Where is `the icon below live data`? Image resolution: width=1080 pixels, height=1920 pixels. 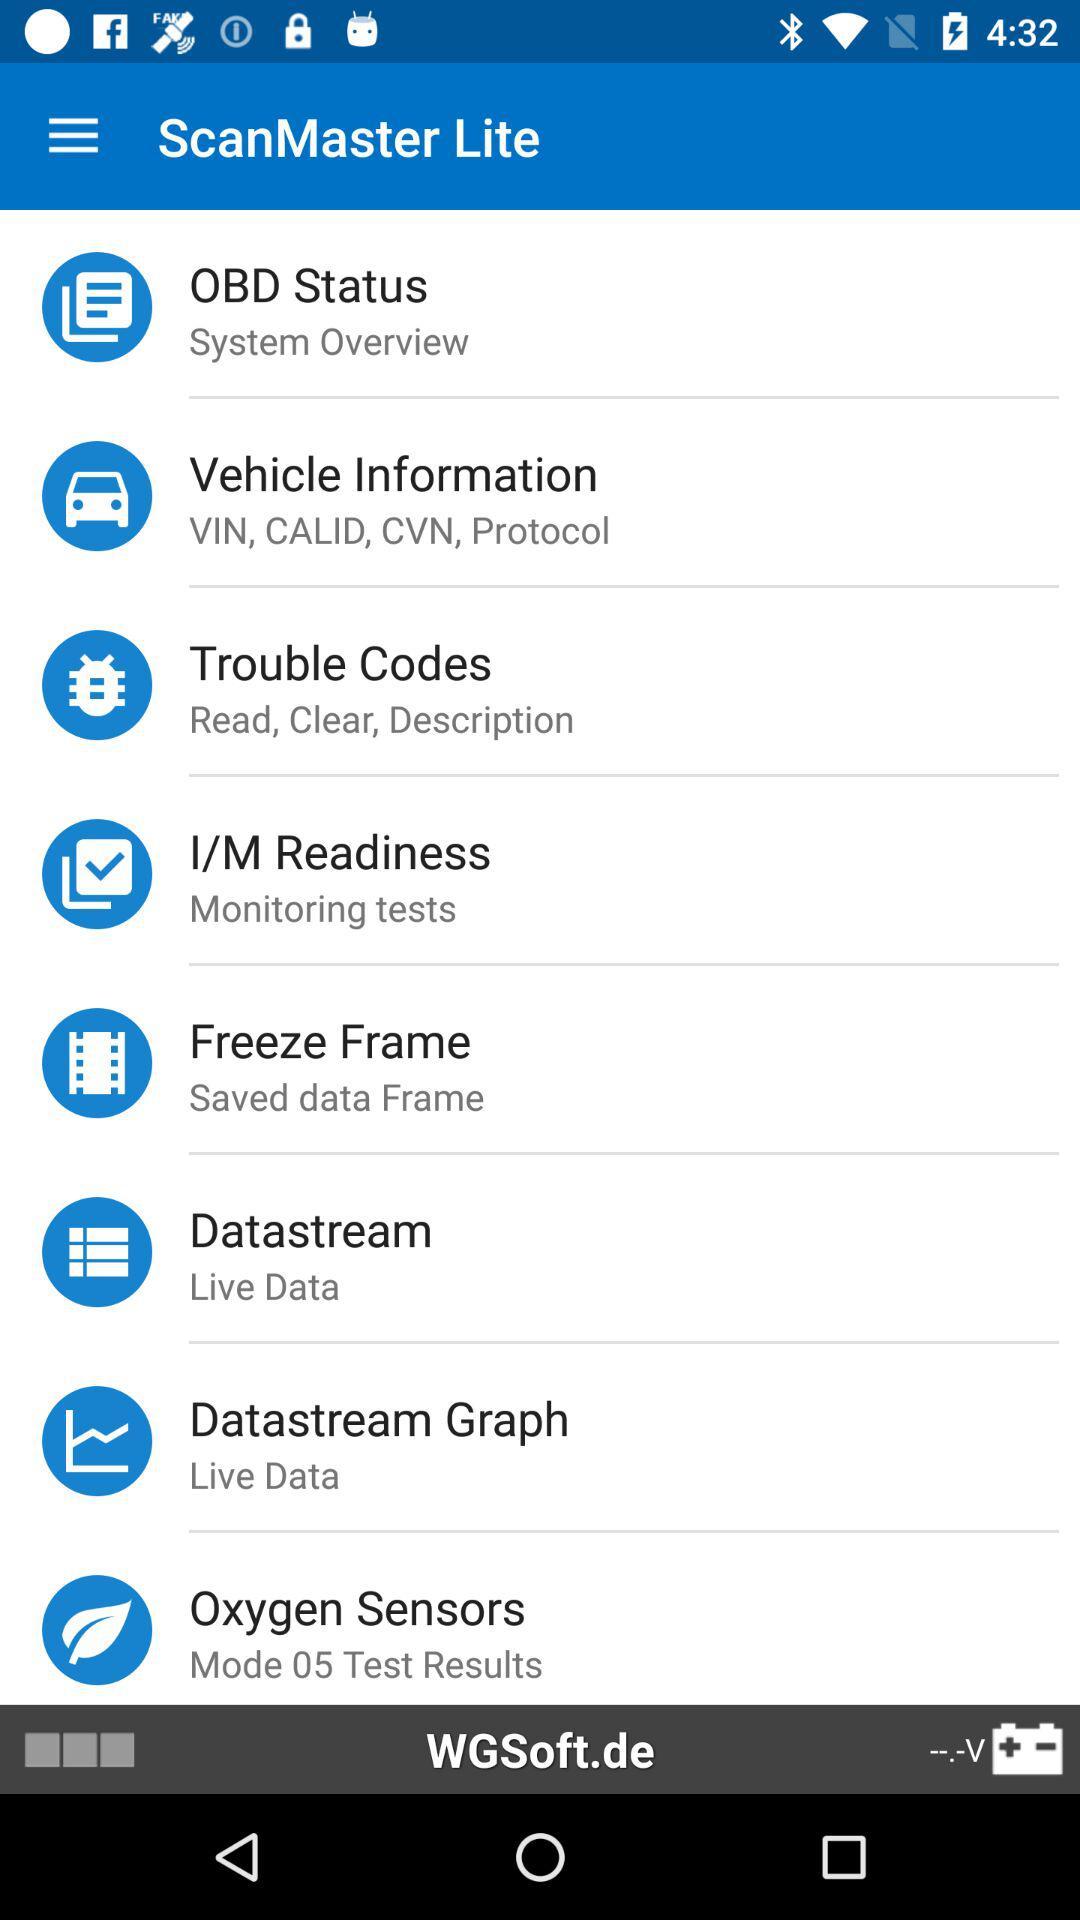
the icon below live data is located at coordinates (623, 1530).